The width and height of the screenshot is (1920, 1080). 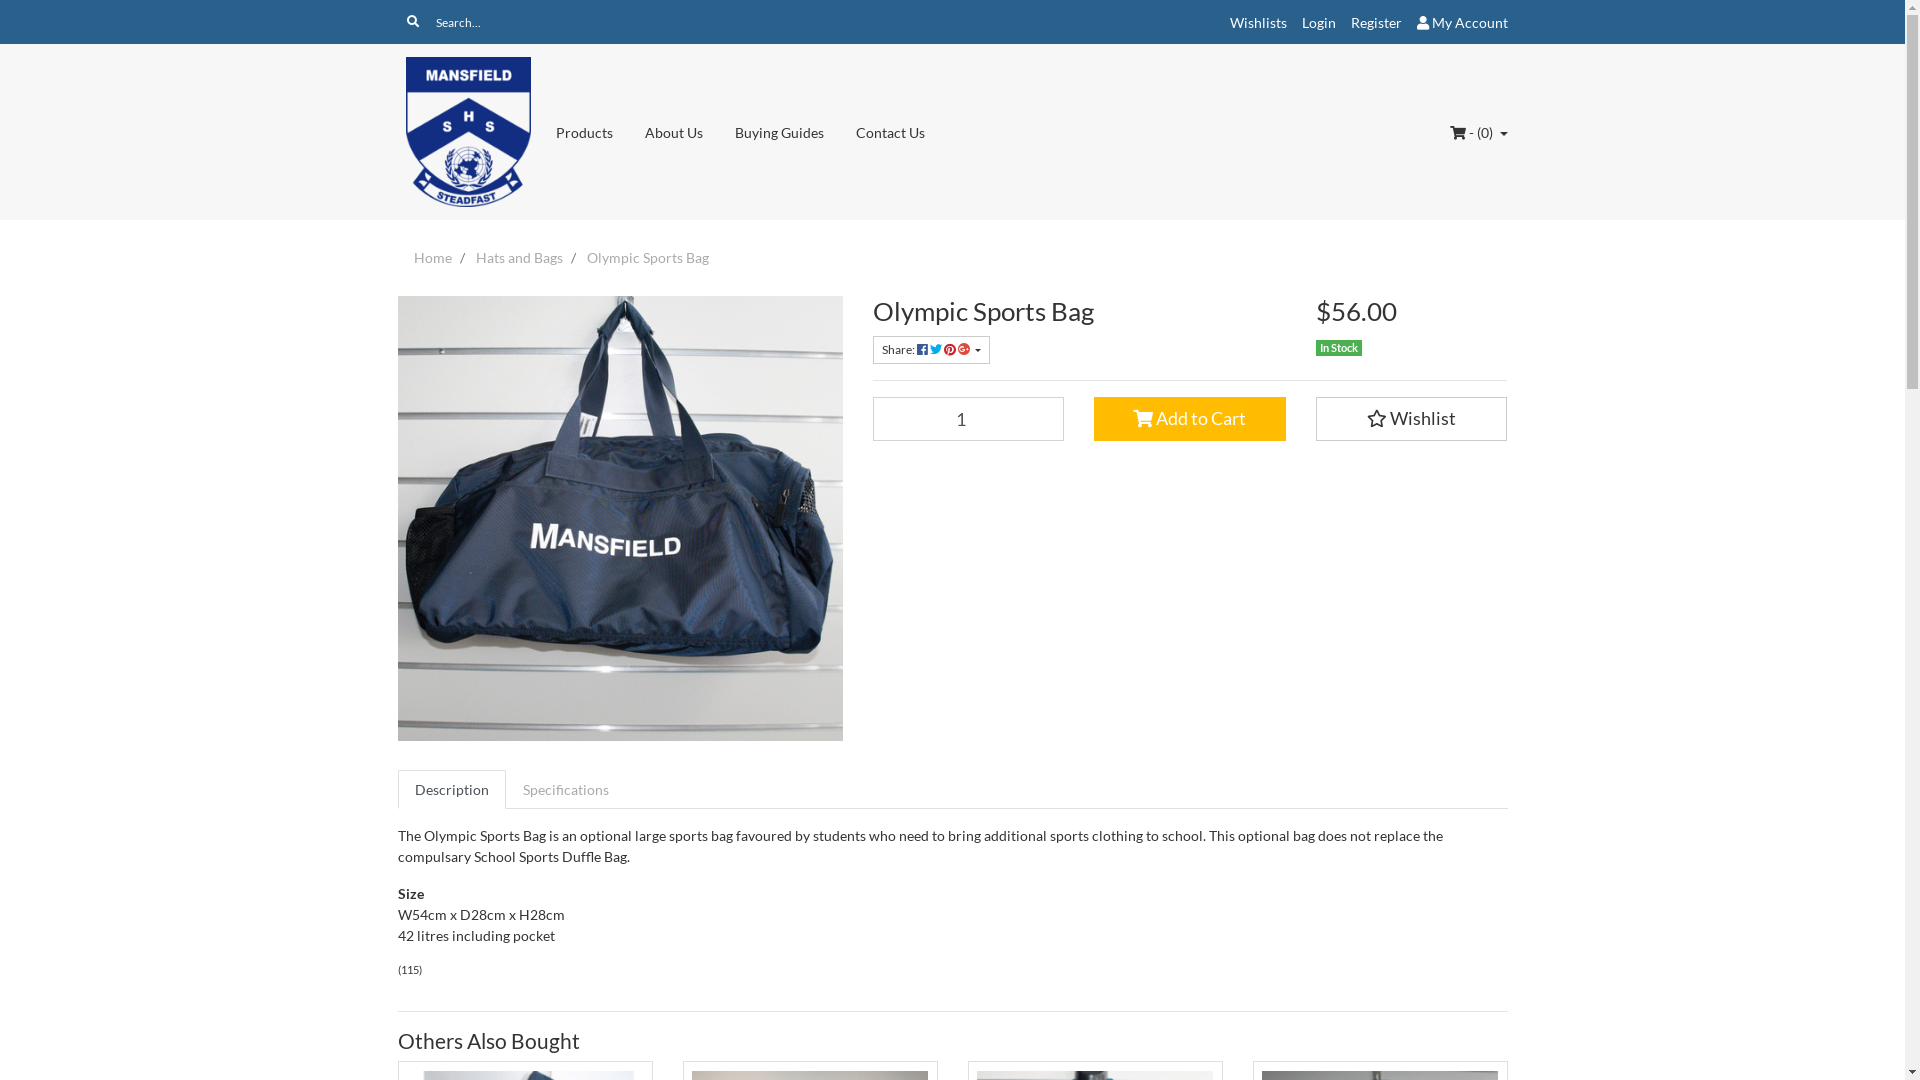 I want to click on 'Products', so click(x=539, y=132).